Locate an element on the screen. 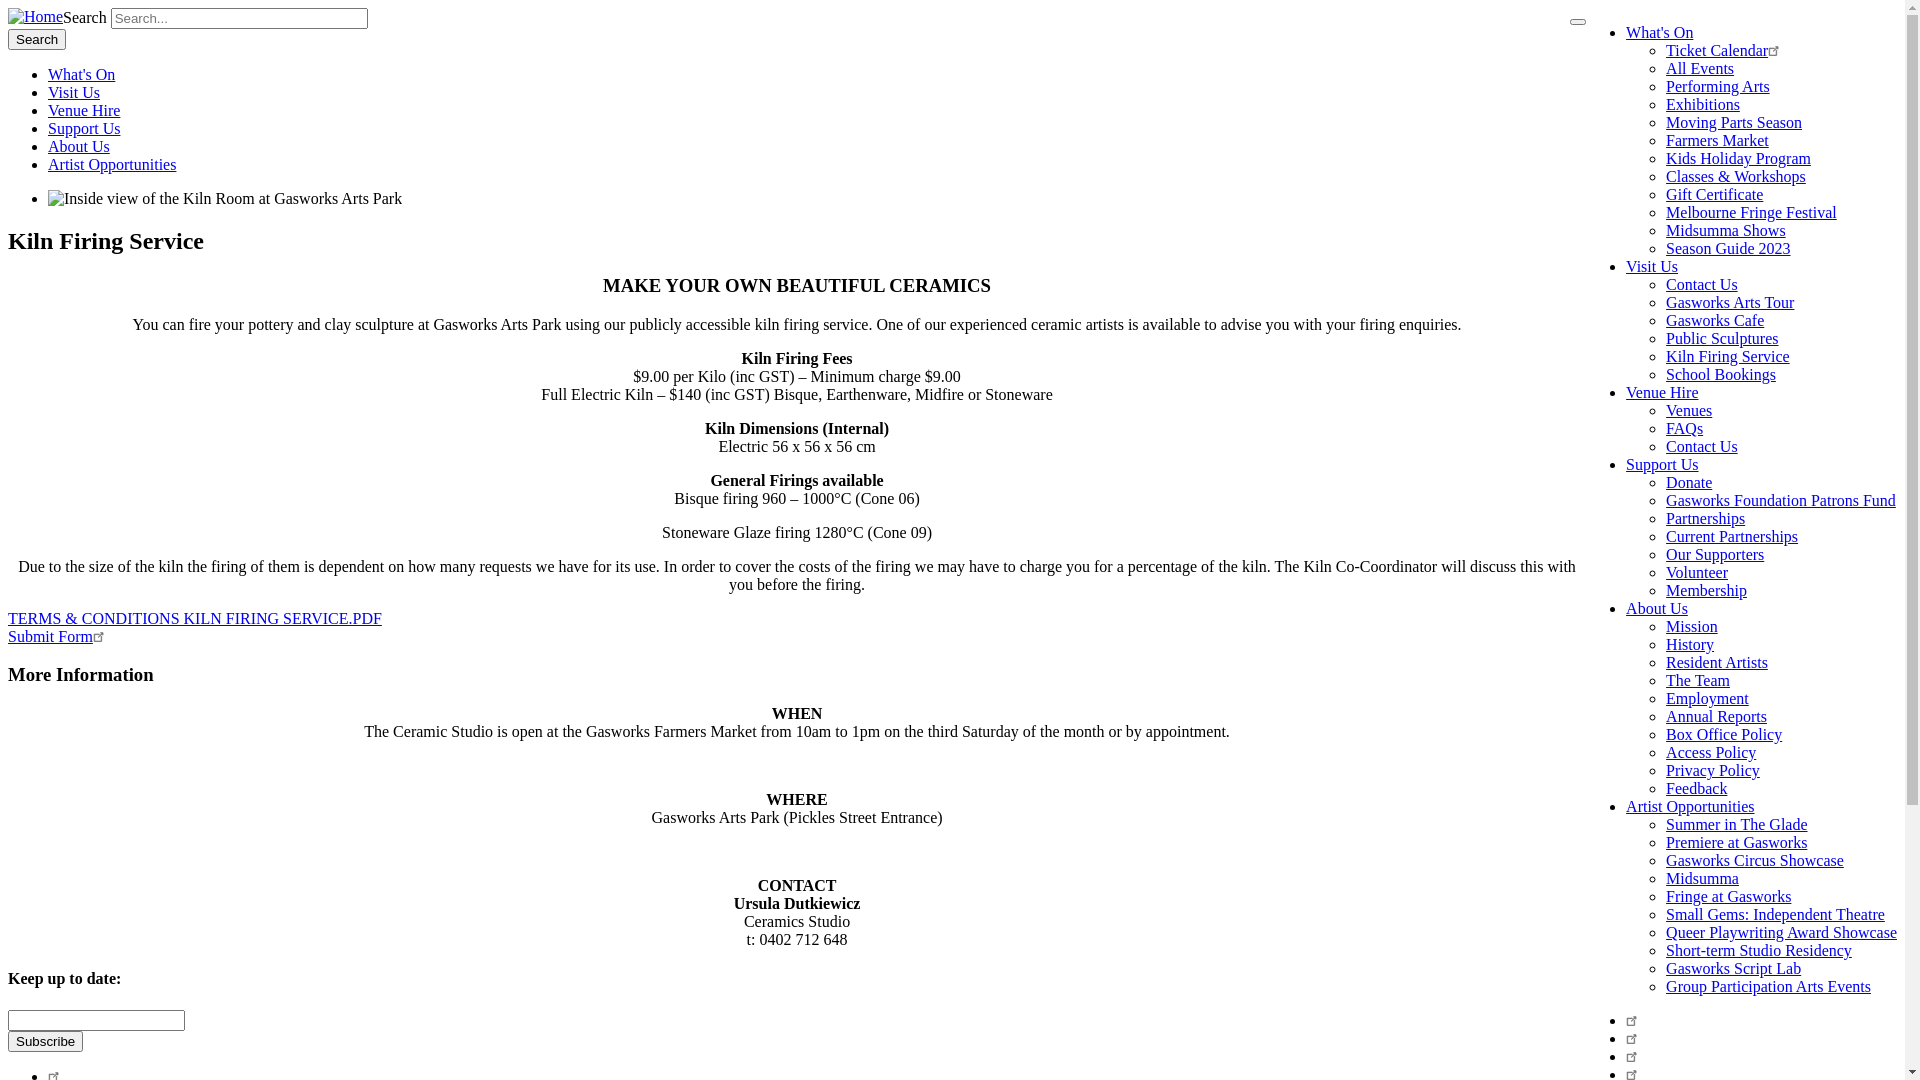 The height and width of the screenshot is (1080, 1920). 'TERMS & CONDITIONS KILN FIRING SERVICE.PDF' is located at coordinates (195, 617).